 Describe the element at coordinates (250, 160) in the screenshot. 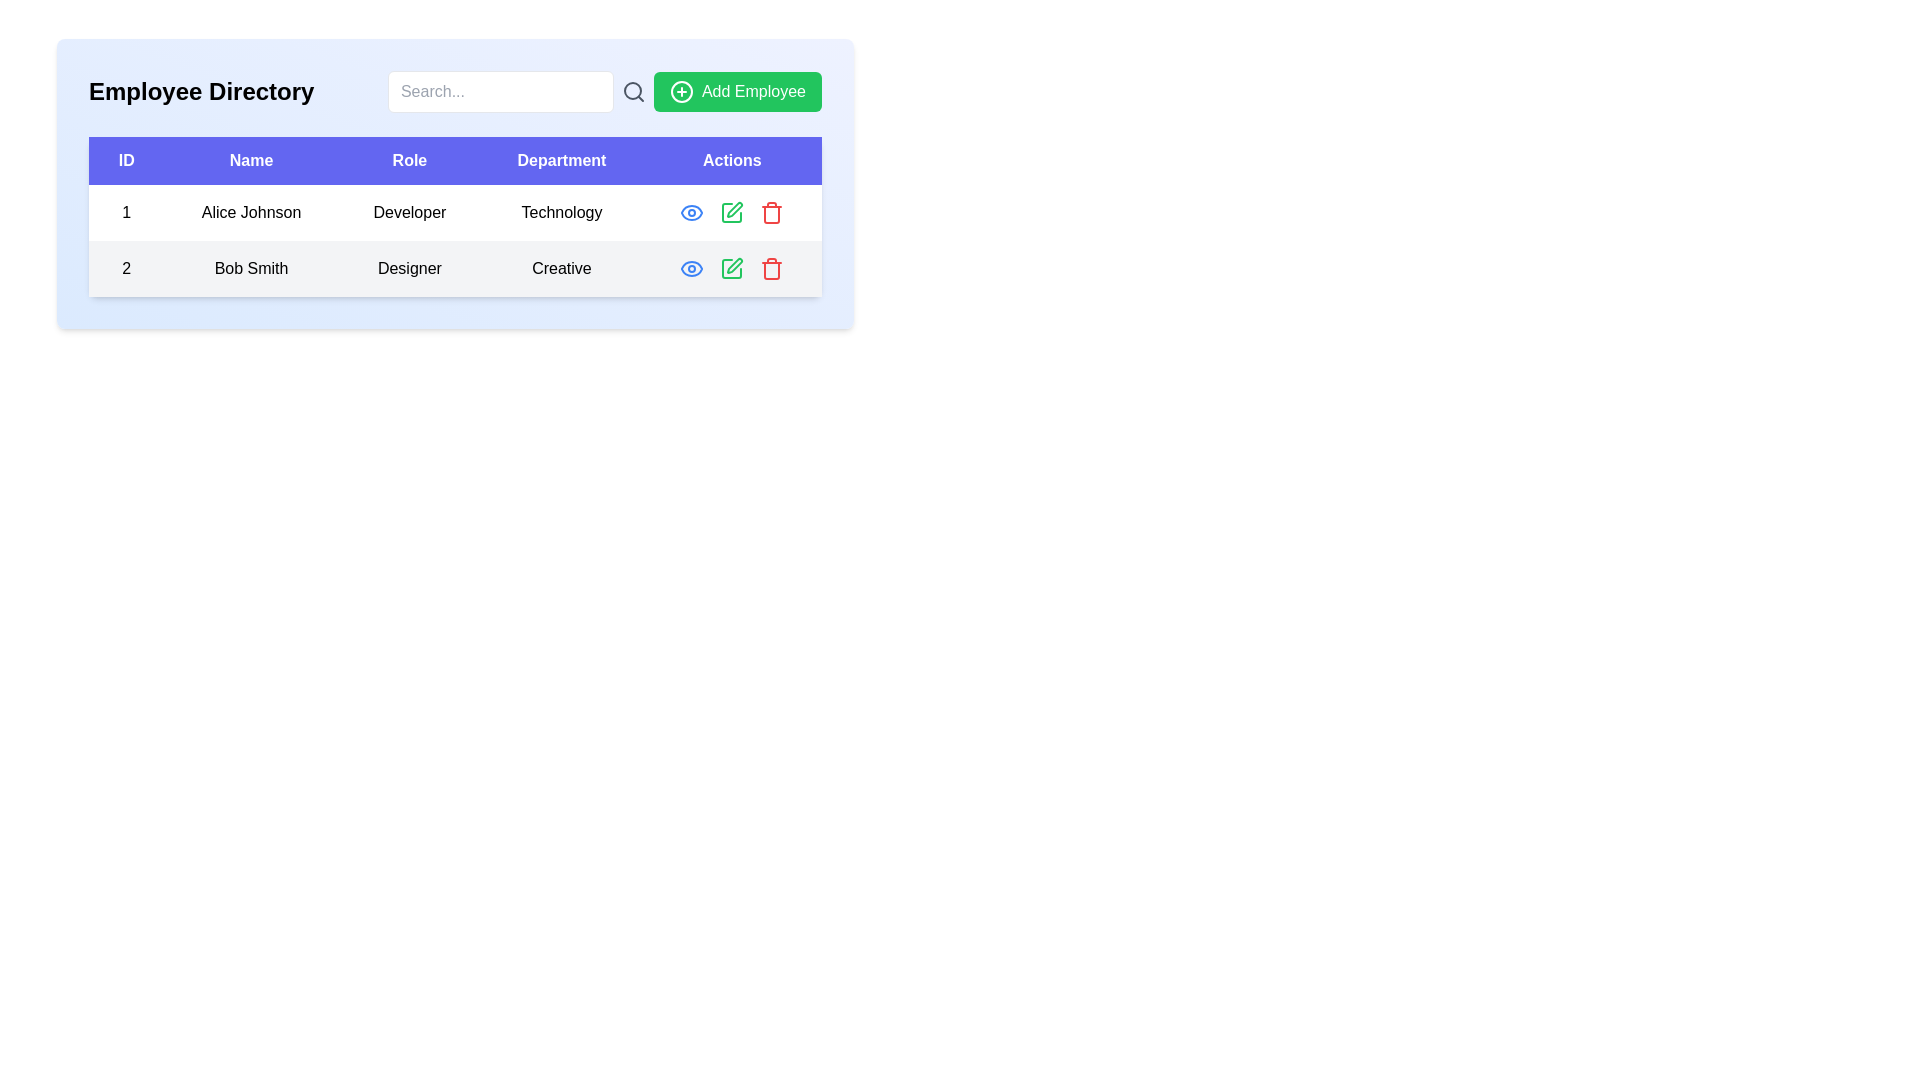

I see `text 'Name' from the second header cell in the table header row, which is located between the 'ID' and 'Role' header cells` at that location.